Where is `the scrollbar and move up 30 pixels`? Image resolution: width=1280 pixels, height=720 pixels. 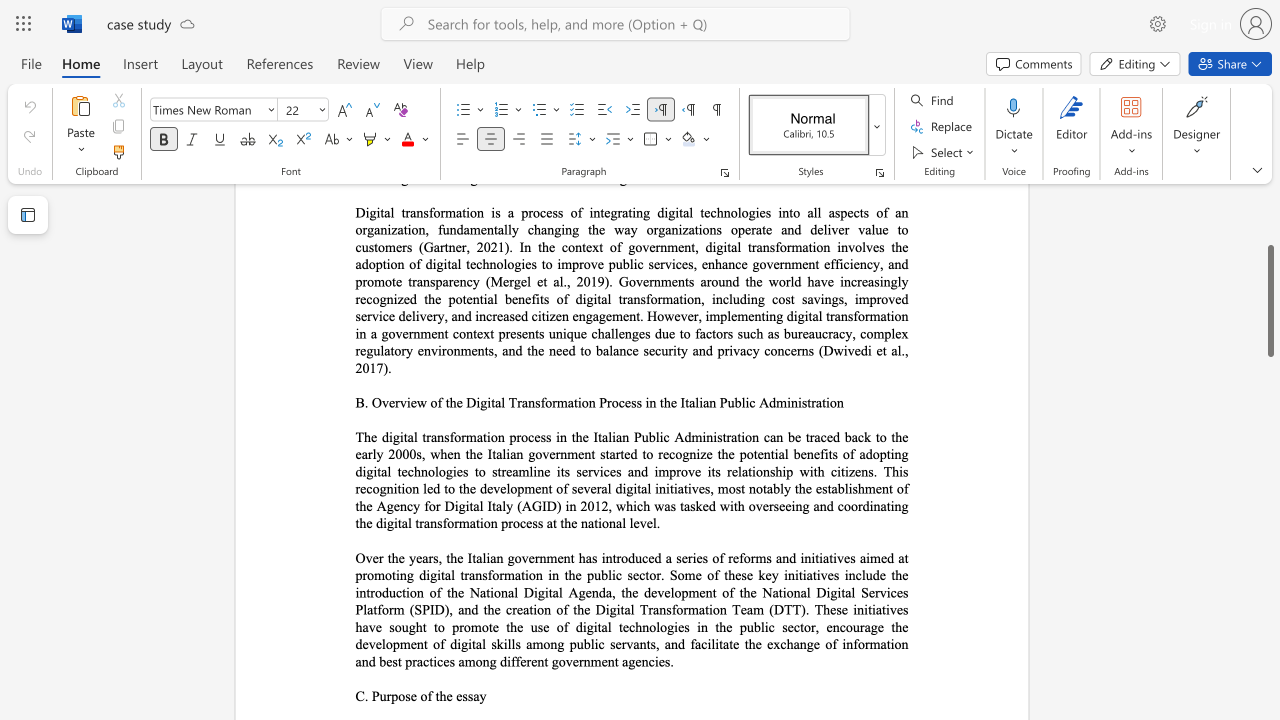
the scrollbar and move up 30 pixels is located at coordinates (1269, 301).